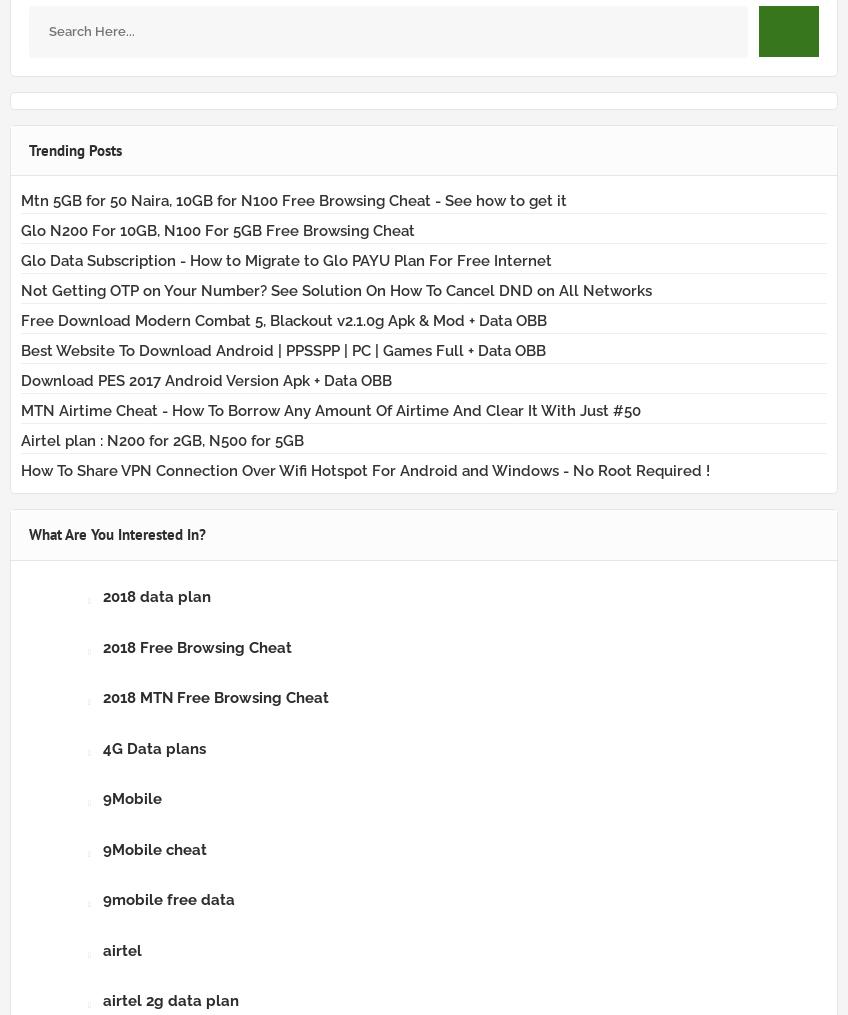  Describe the element at coordinates (20, 349) in the screenshot. I see `'Best Website To Download Android | PPSSPP | PC | Games Full + Data OBB'` at that location.